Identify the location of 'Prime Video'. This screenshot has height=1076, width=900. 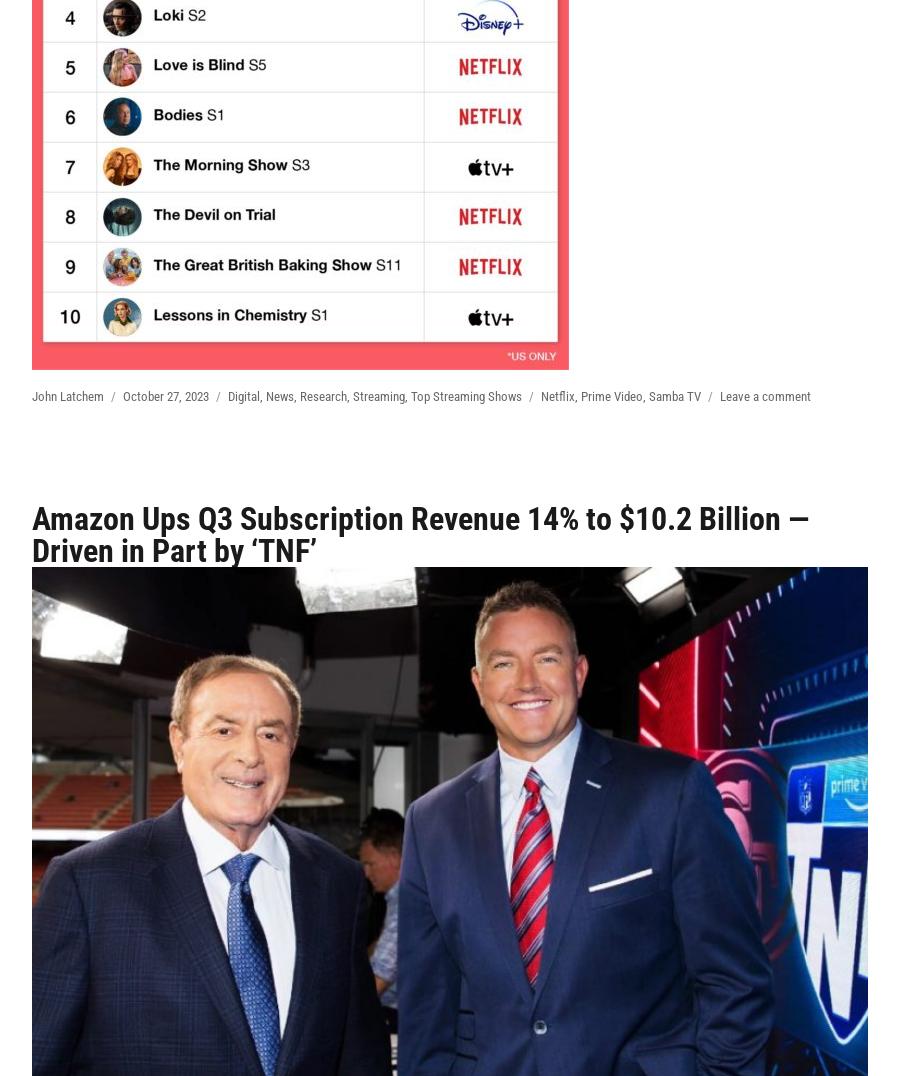
(612, 395).